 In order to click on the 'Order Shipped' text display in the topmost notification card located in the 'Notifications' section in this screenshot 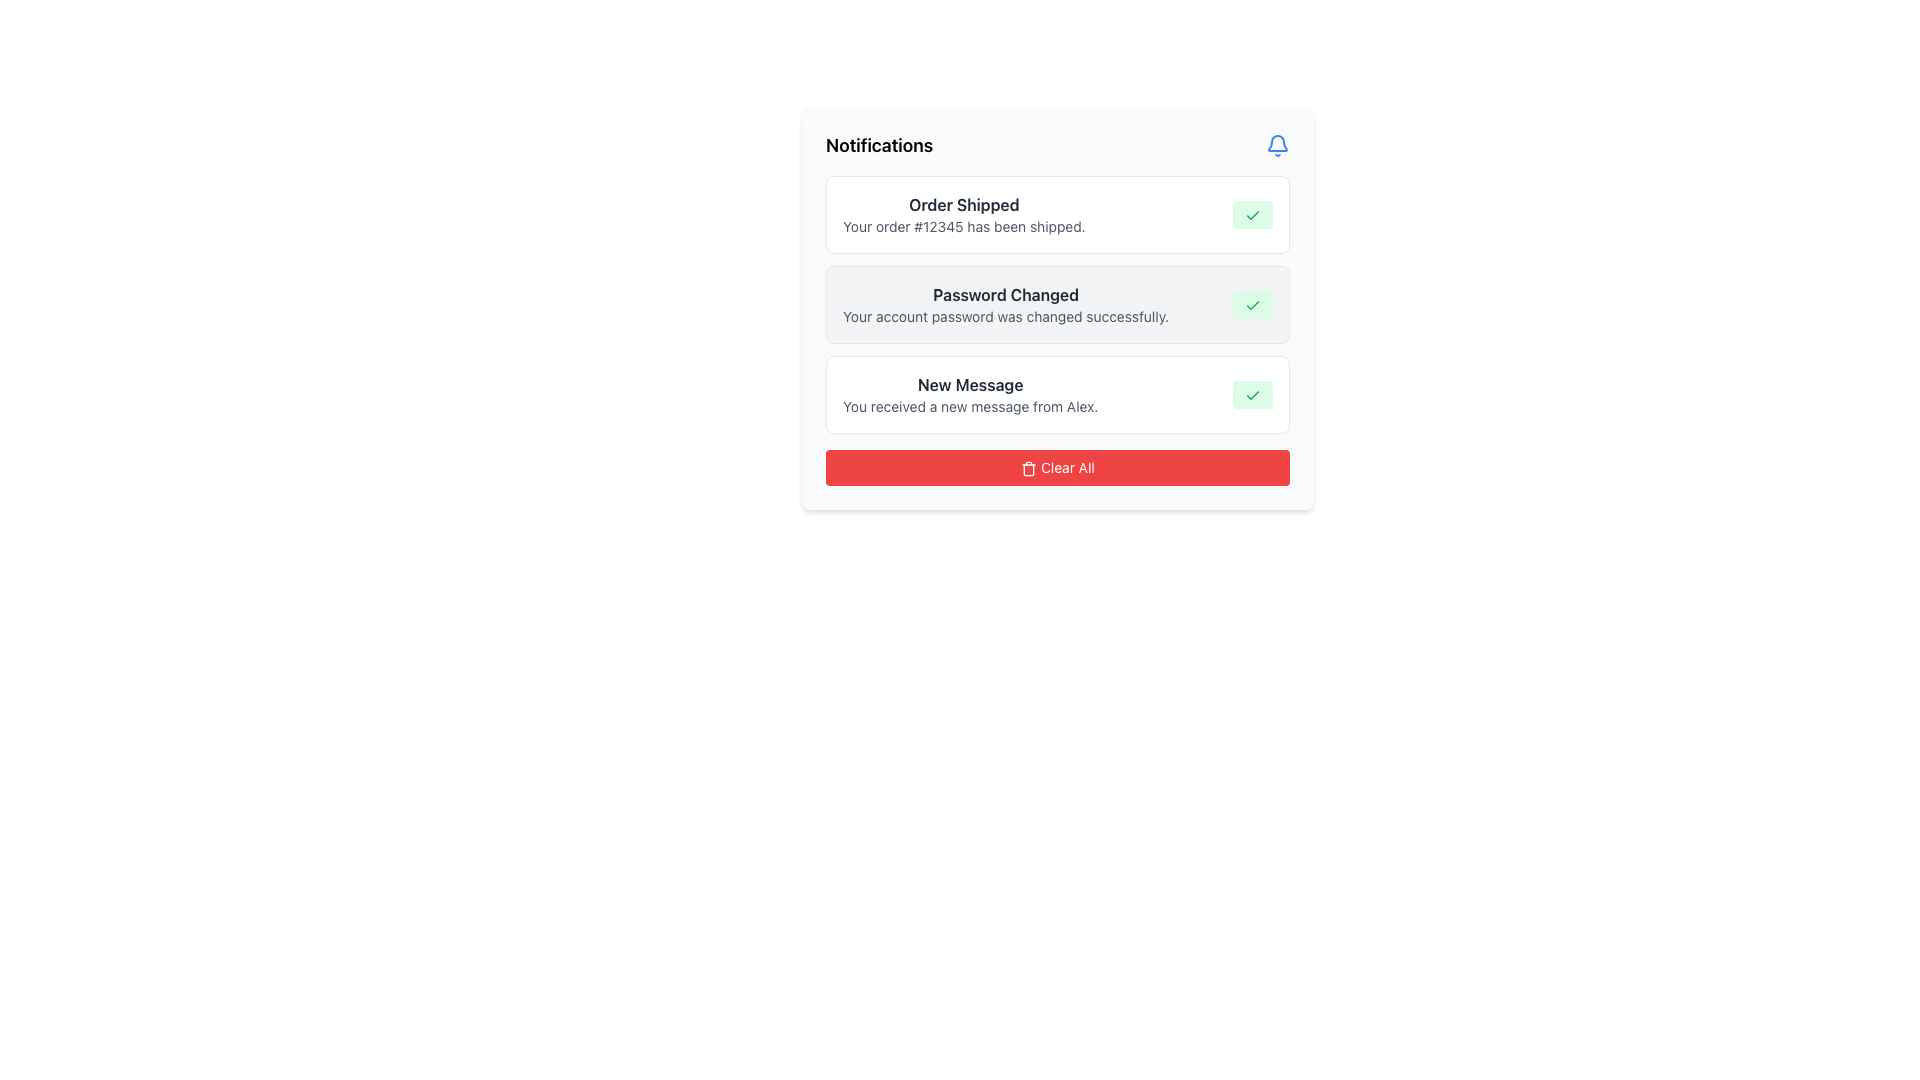, I will do `click(964, 215)`.